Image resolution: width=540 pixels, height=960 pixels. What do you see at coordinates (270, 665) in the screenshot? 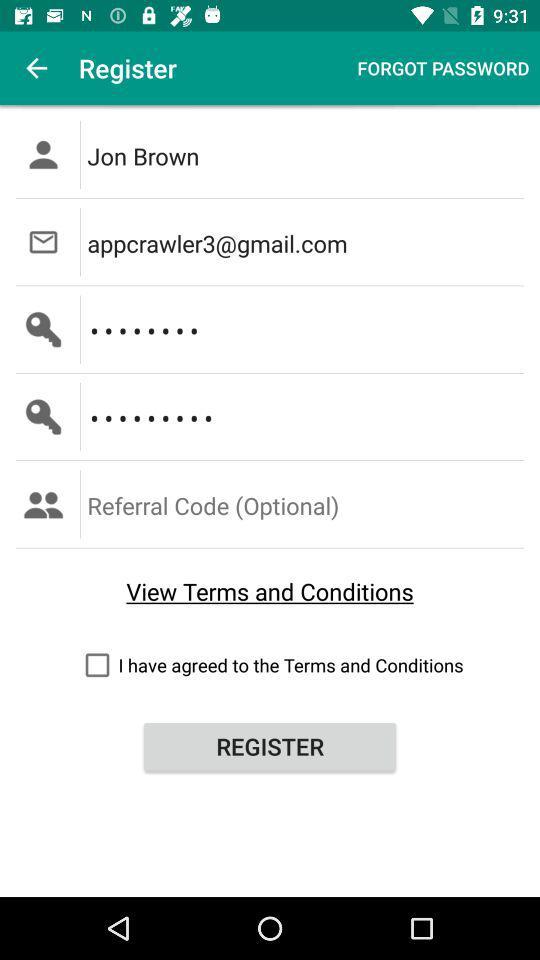
I see `the item below the view terms and` at bounding box center [270, 665].